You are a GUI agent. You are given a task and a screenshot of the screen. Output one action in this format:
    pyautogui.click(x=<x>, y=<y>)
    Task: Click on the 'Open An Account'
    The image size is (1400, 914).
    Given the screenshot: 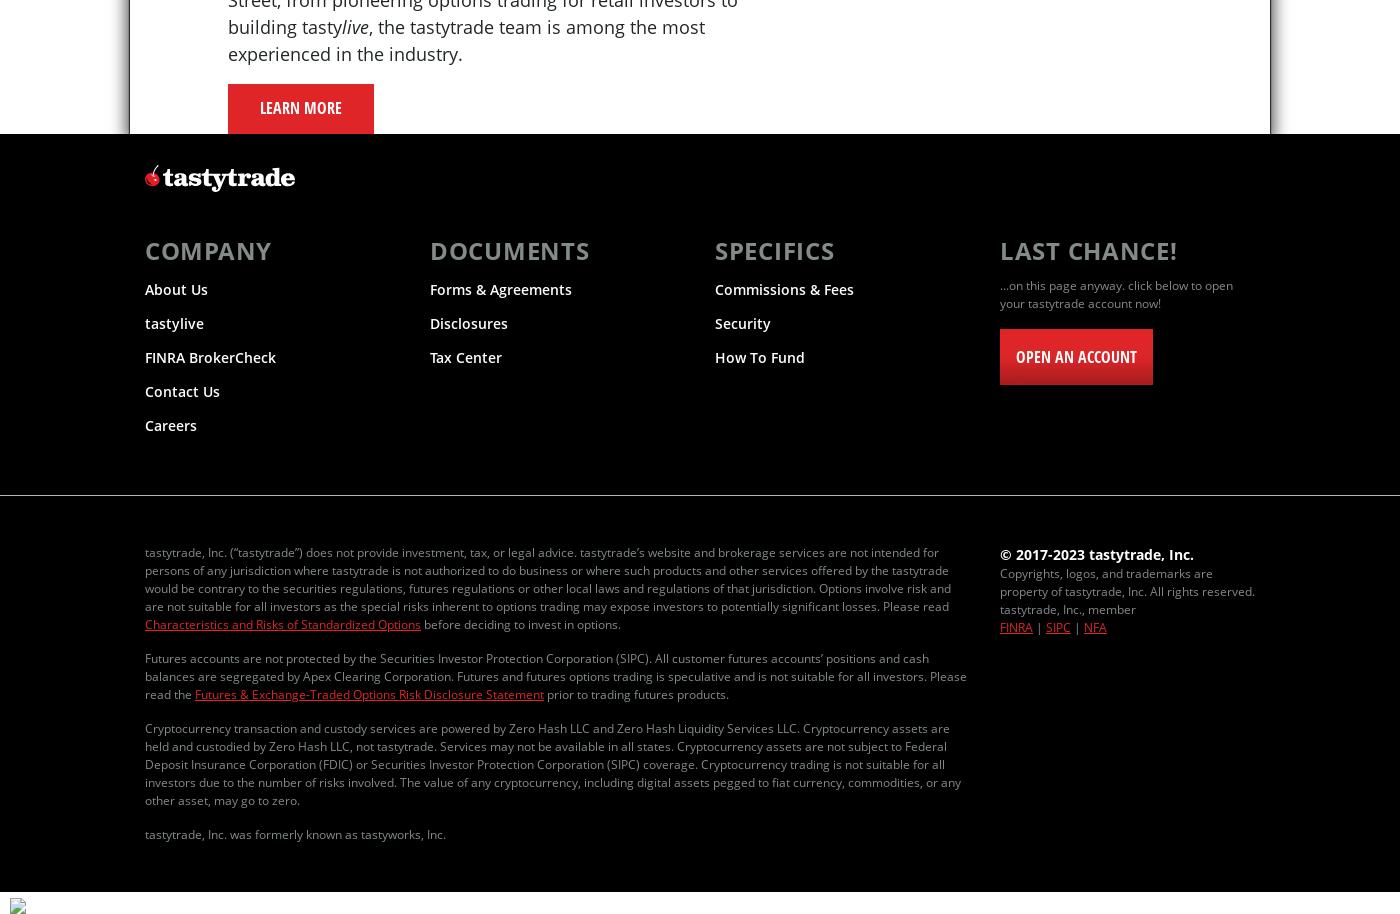 What is the action you would take?
    pyautogui.click(x=1076, y=356)
    